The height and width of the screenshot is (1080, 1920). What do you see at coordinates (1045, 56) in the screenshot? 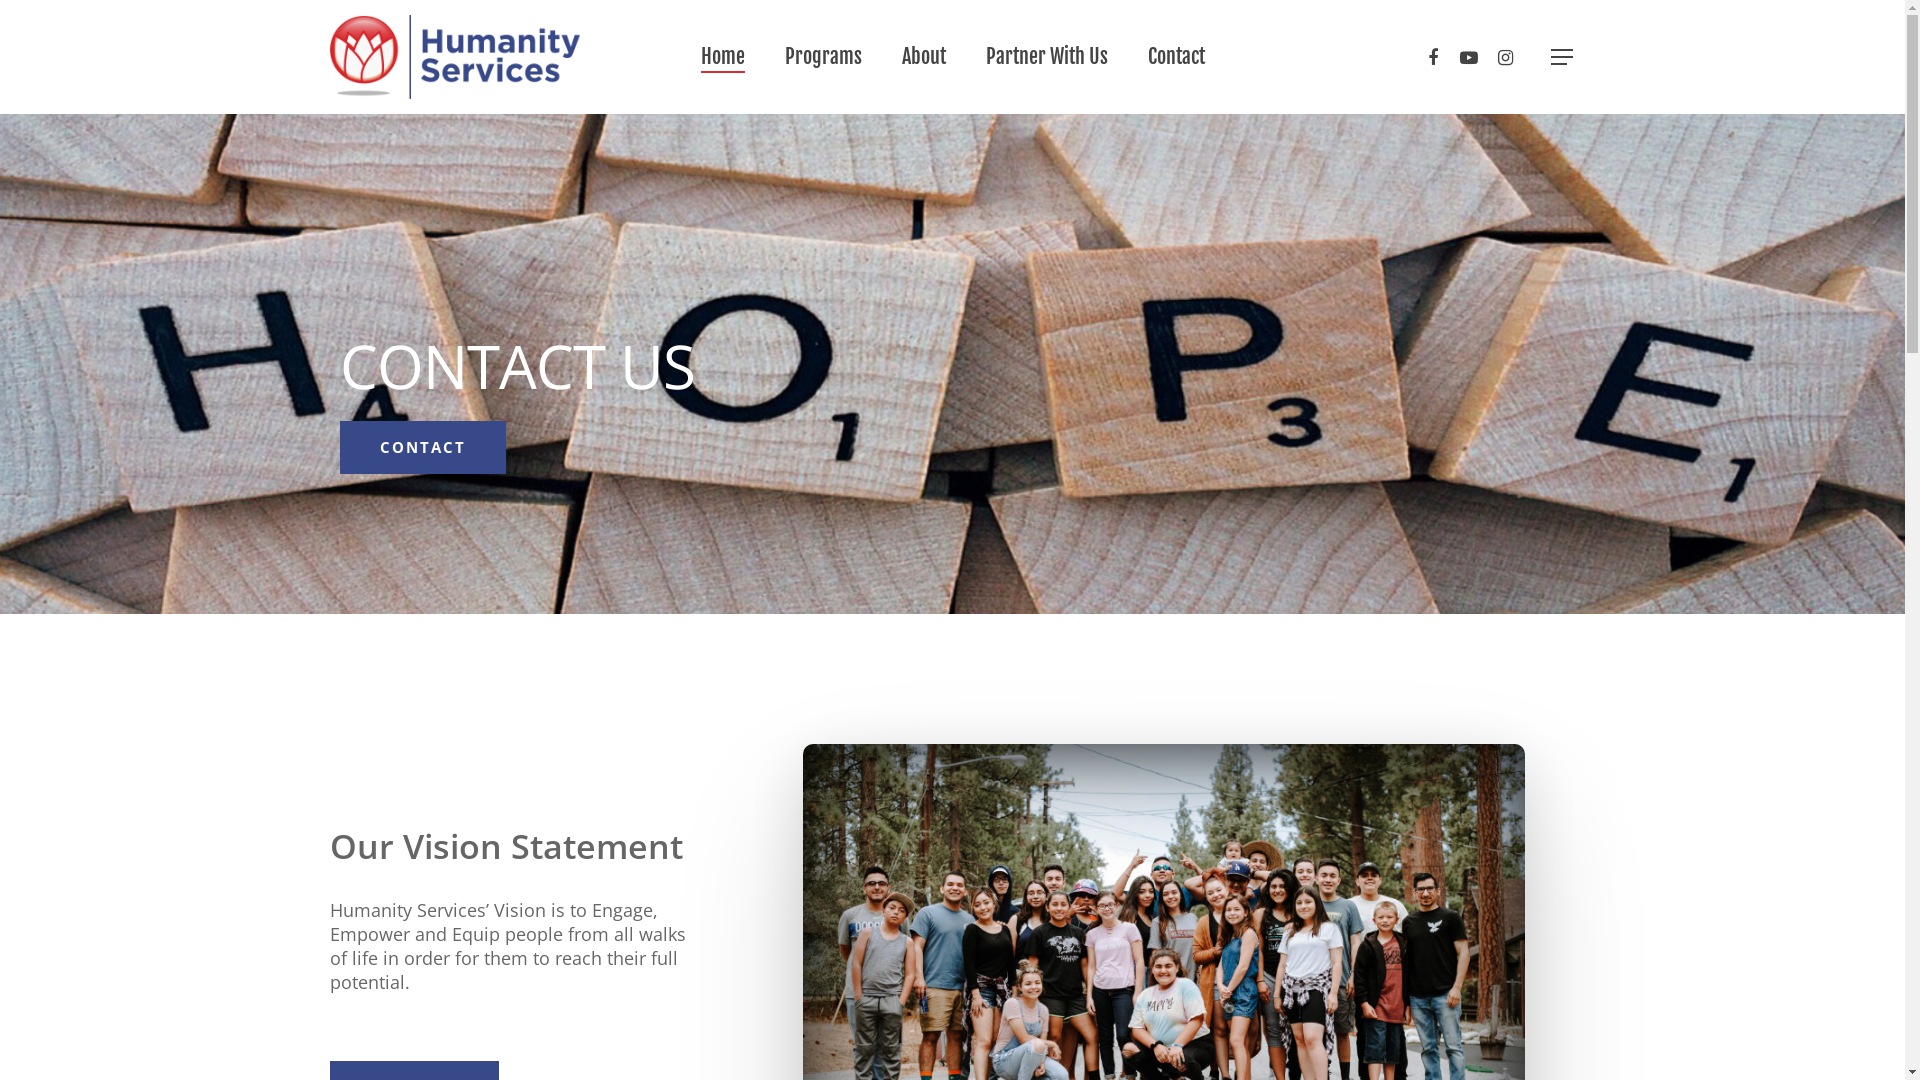
I see `'Partner With Us'` at bounding box center [1045, 56].